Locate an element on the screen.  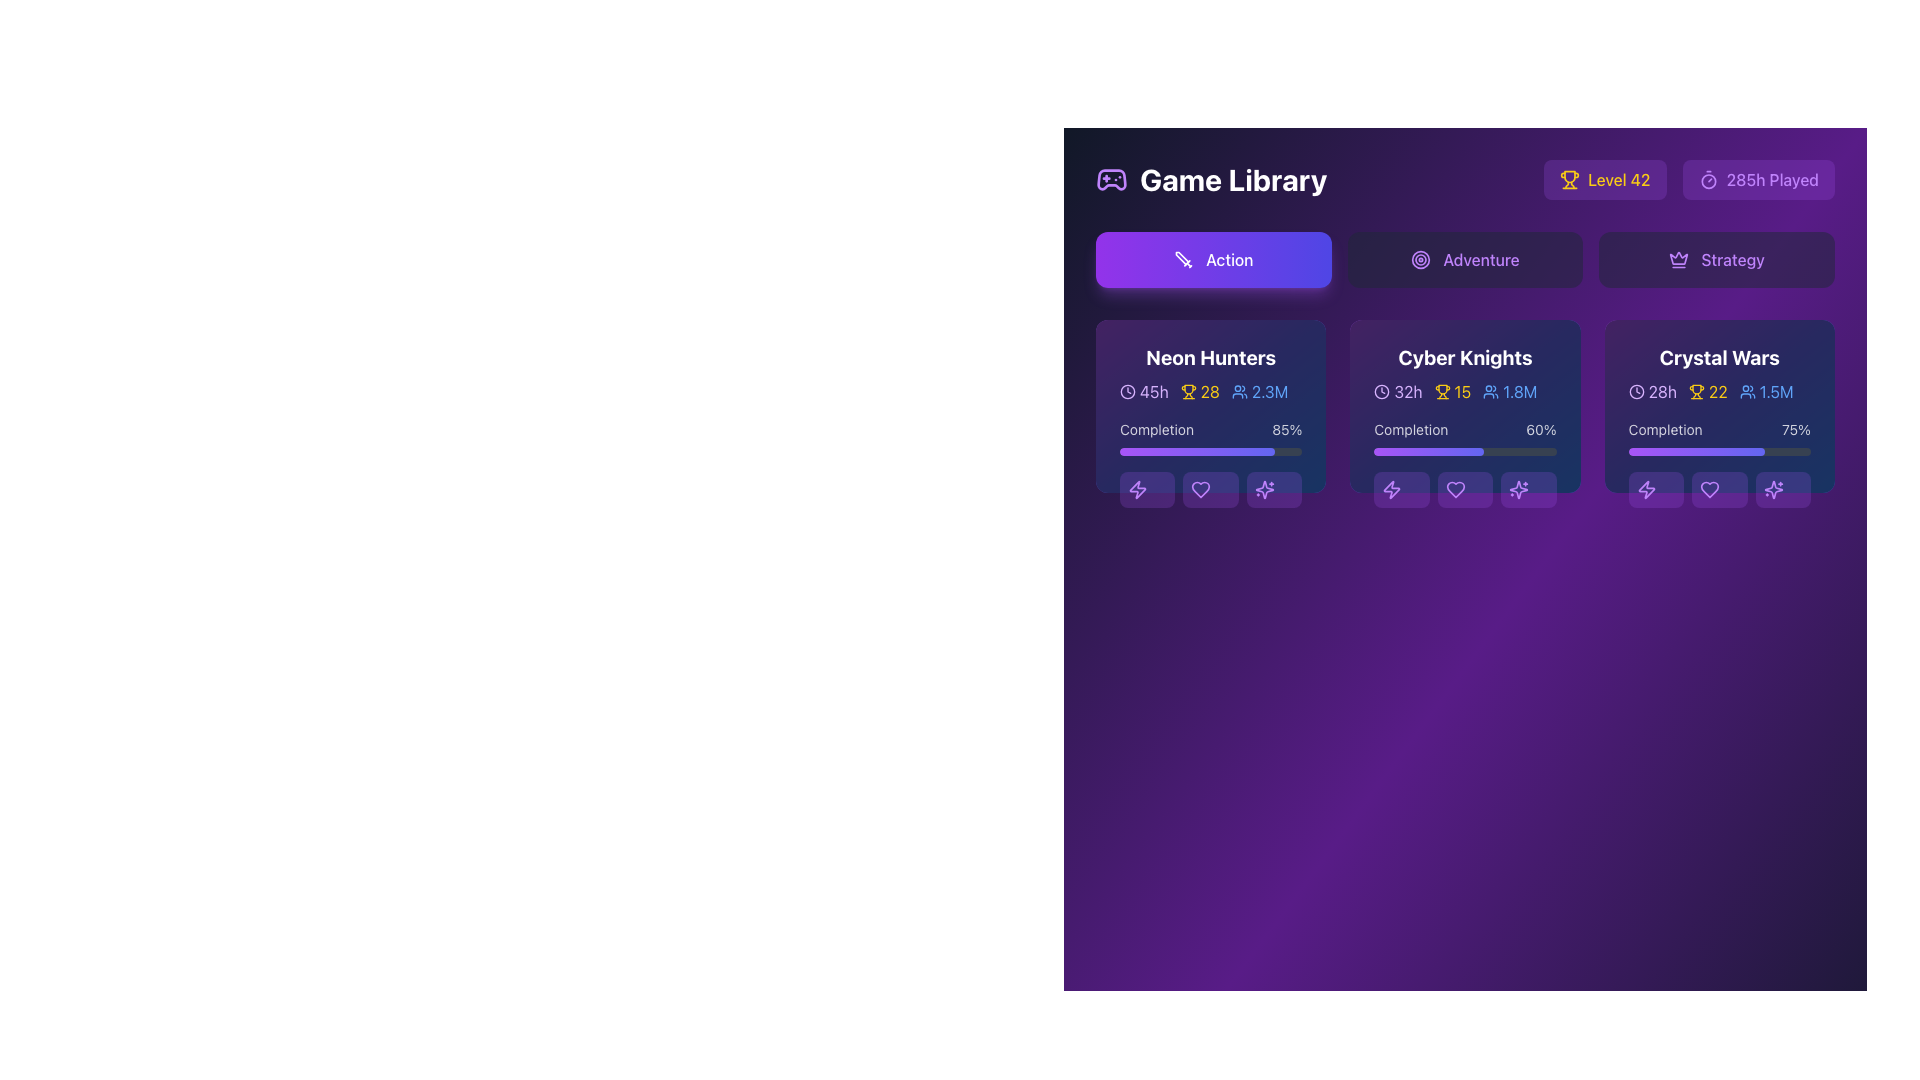
the small blue icon representing a group of people located within the 'Neon Hunters' card, positioned between a trophy icon and the text '2.3M' is located at coordinates (1238, 392).